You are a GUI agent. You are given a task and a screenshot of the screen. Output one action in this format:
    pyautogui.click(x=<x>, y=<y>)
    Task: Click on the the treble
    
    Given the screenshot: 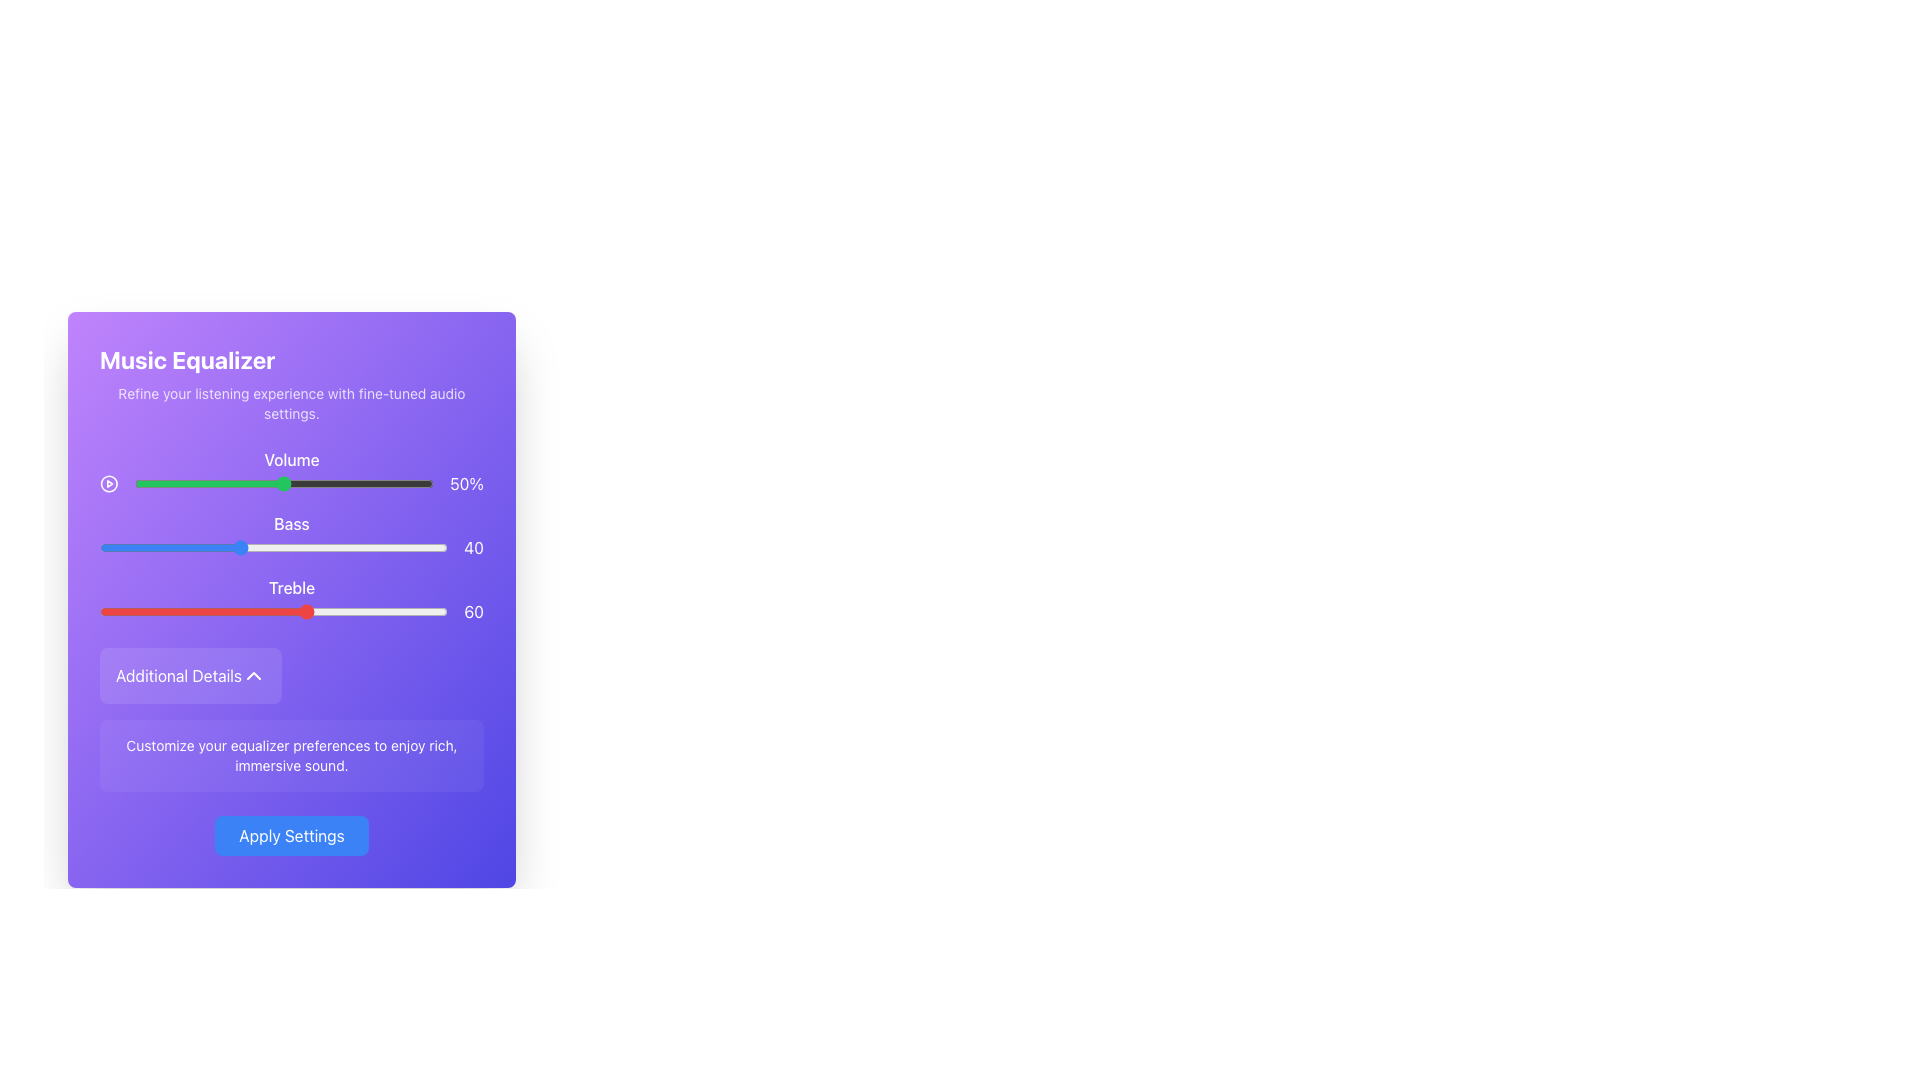 What is the action you would take?
    pyautogui.click(x=190, y=611)
    